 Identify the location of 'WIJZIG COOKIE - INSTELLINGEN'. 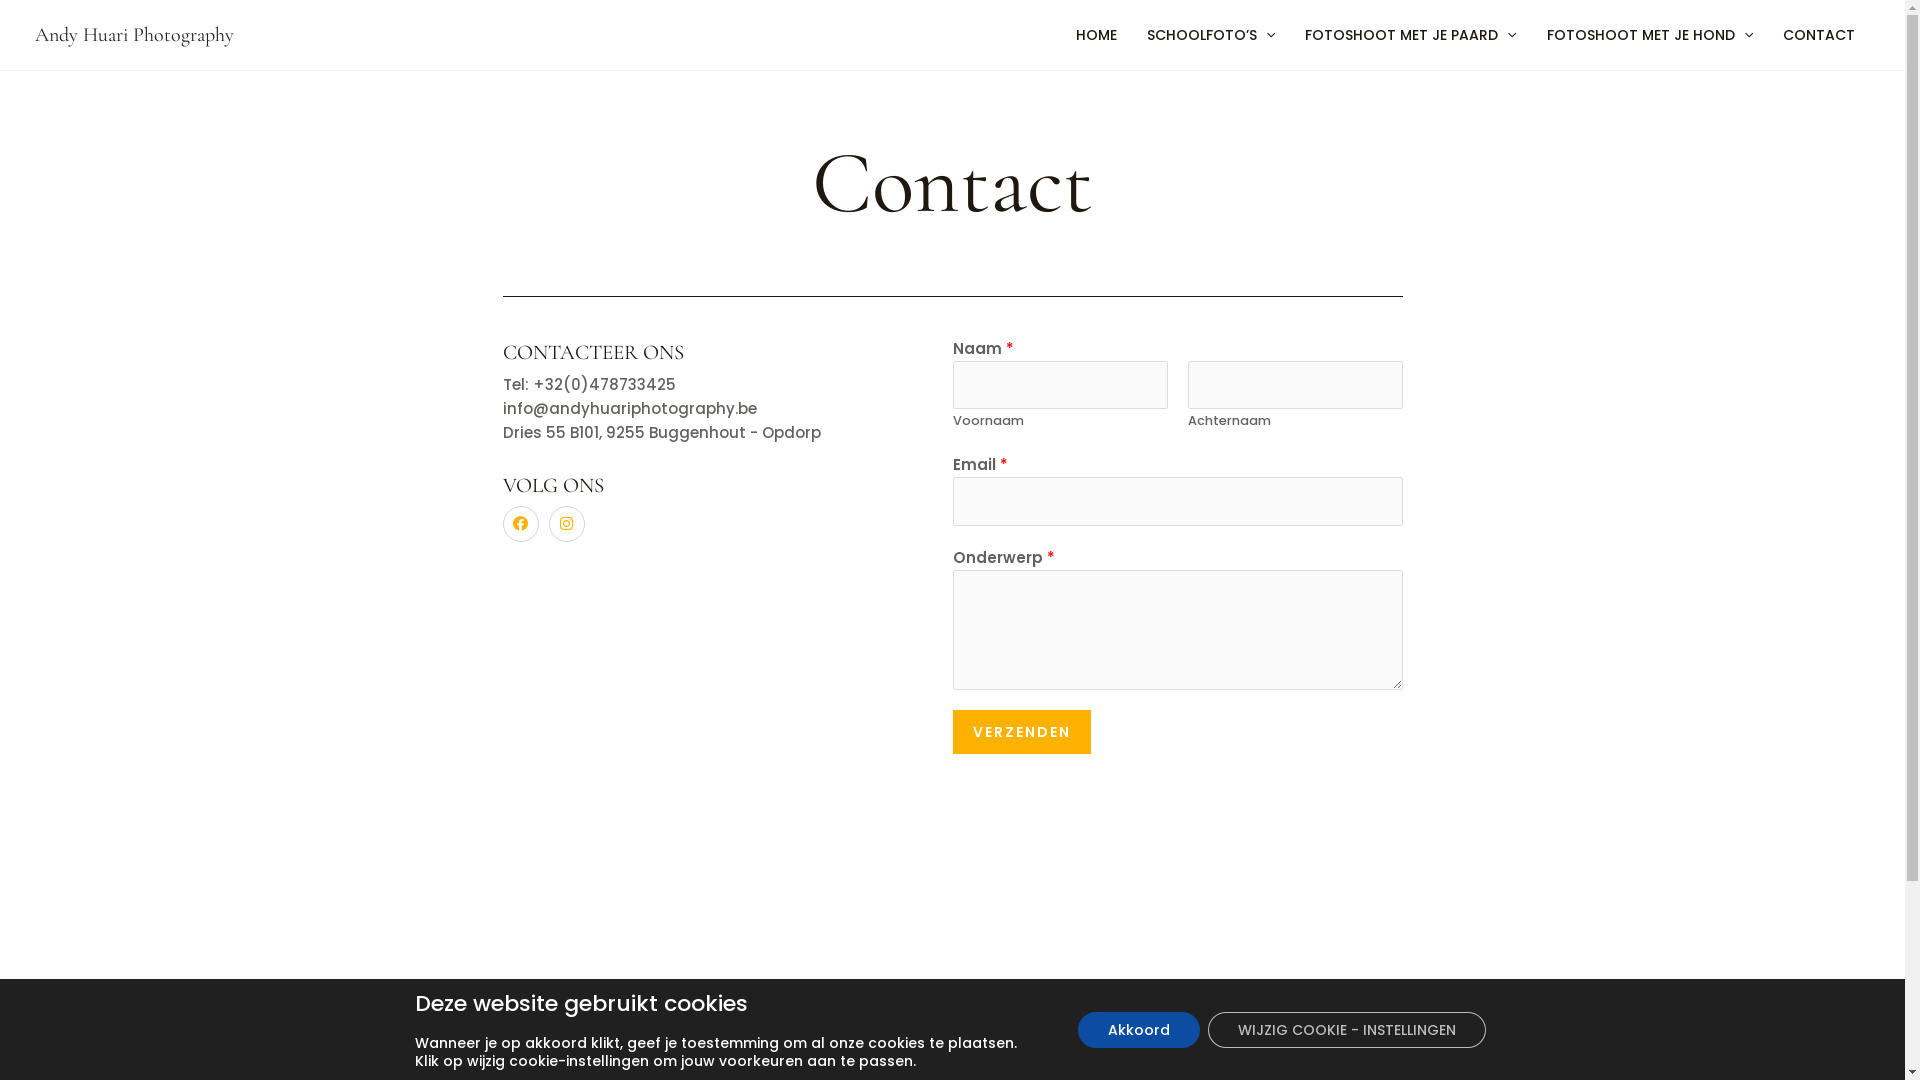
(1347, 1029).